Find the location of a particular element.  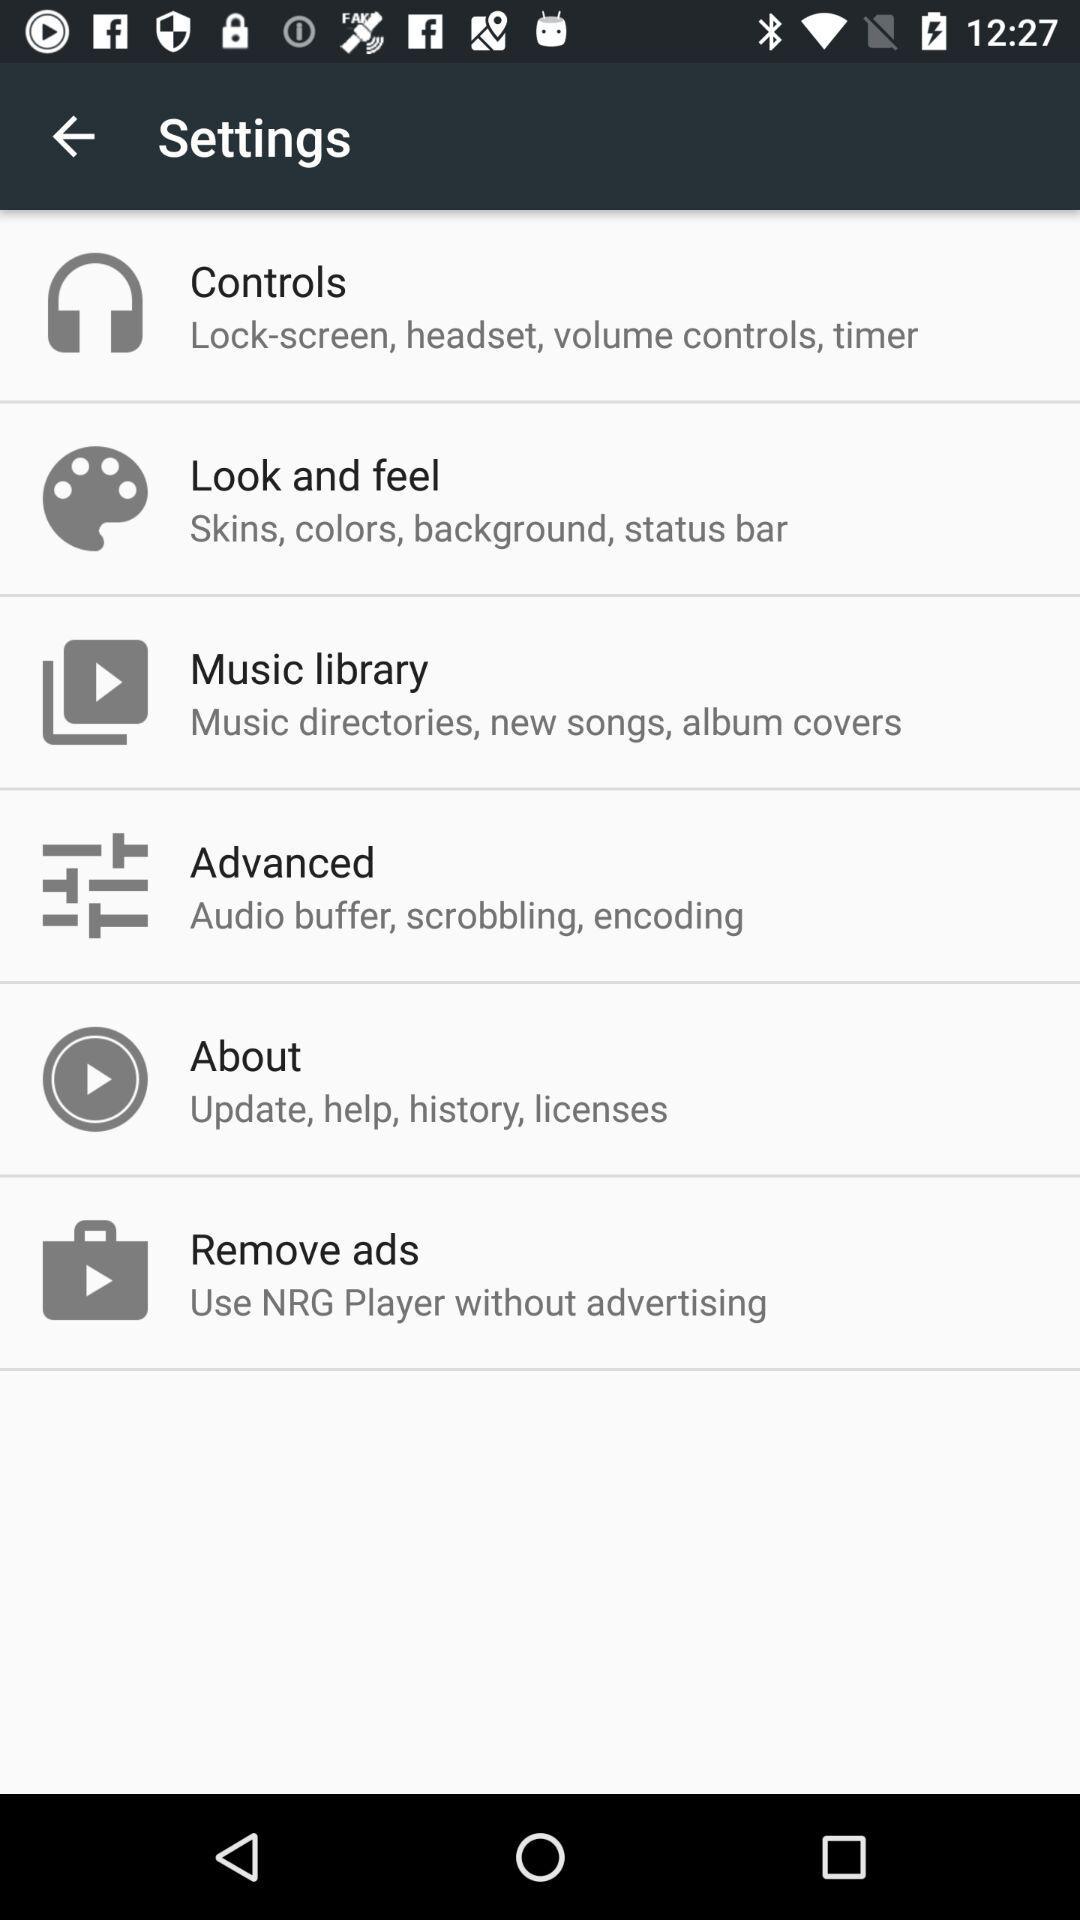

app above the advanced is located at coordinates (546, 720).